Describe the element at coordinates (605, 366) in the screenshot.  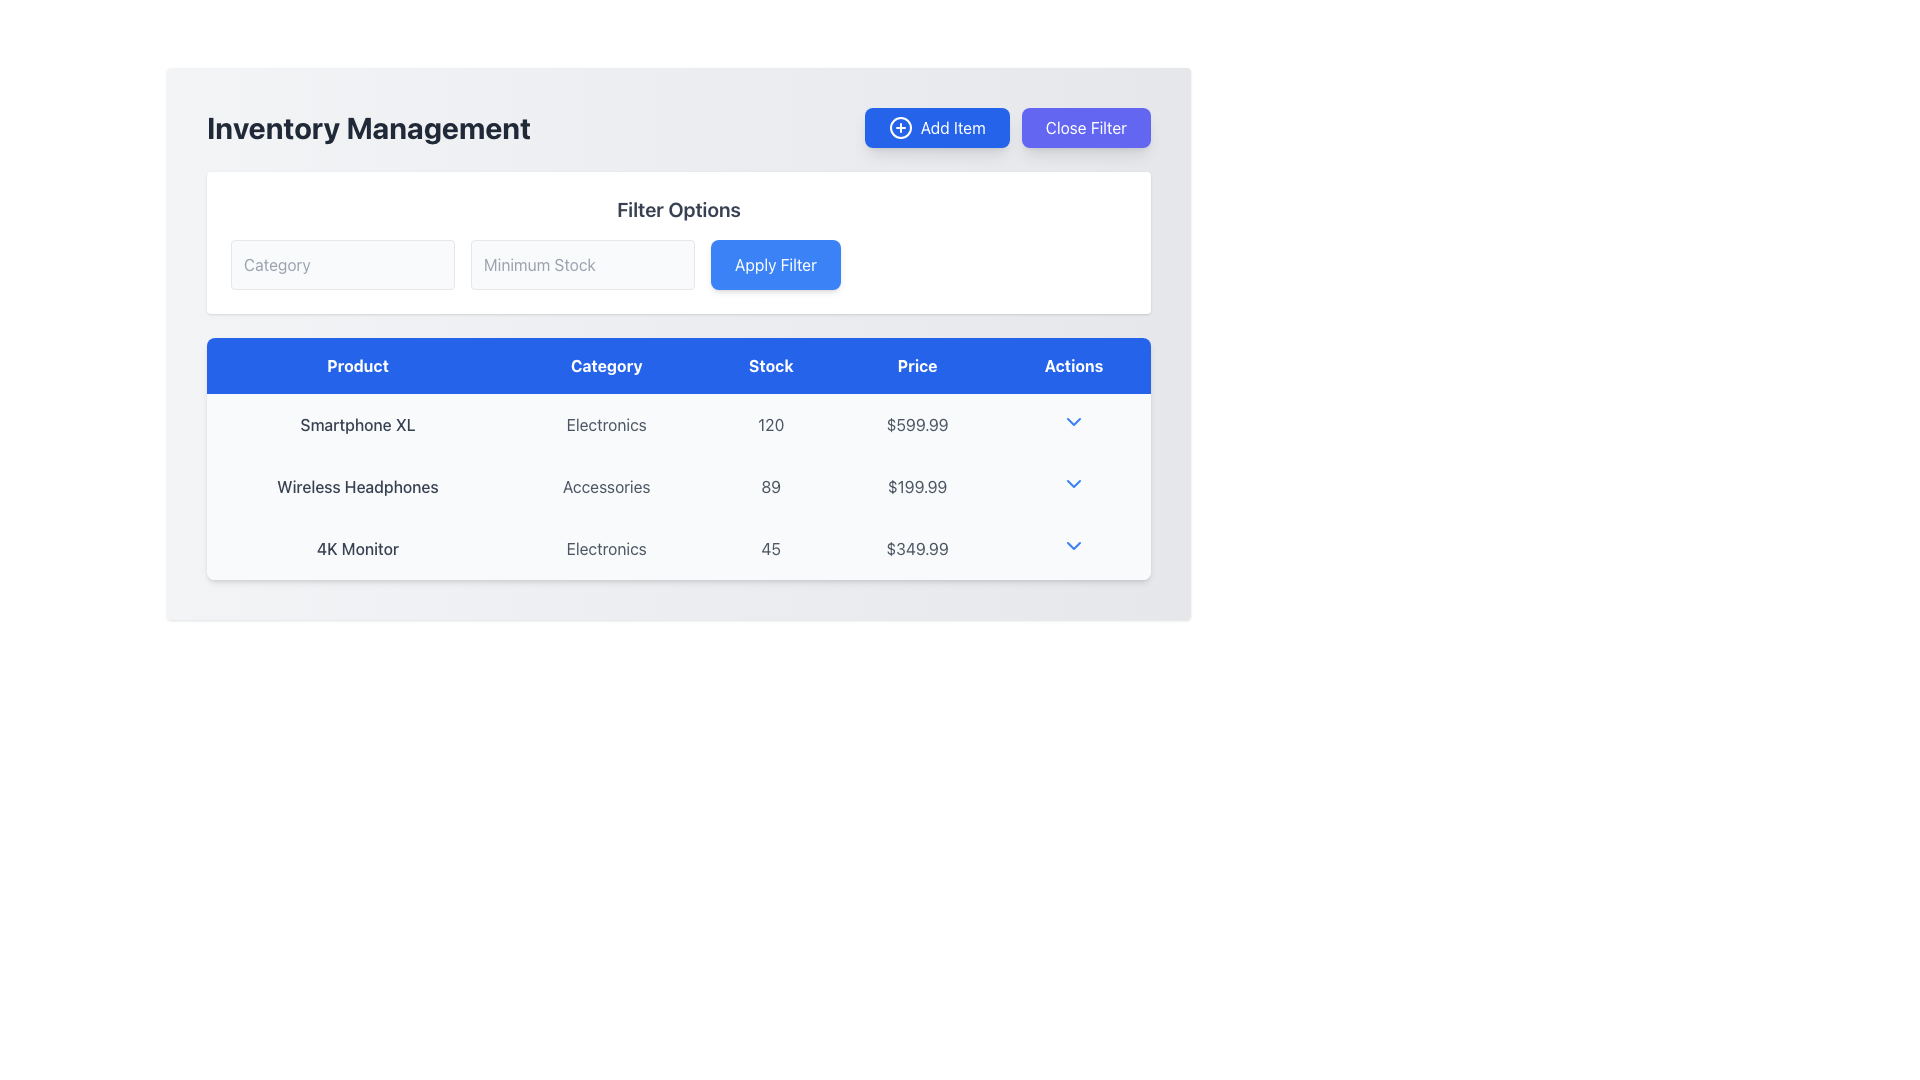
I see `the 'Category' header in the table, which is the second static text label from the left among its siblings, indicating the category of the listed products` at that location.